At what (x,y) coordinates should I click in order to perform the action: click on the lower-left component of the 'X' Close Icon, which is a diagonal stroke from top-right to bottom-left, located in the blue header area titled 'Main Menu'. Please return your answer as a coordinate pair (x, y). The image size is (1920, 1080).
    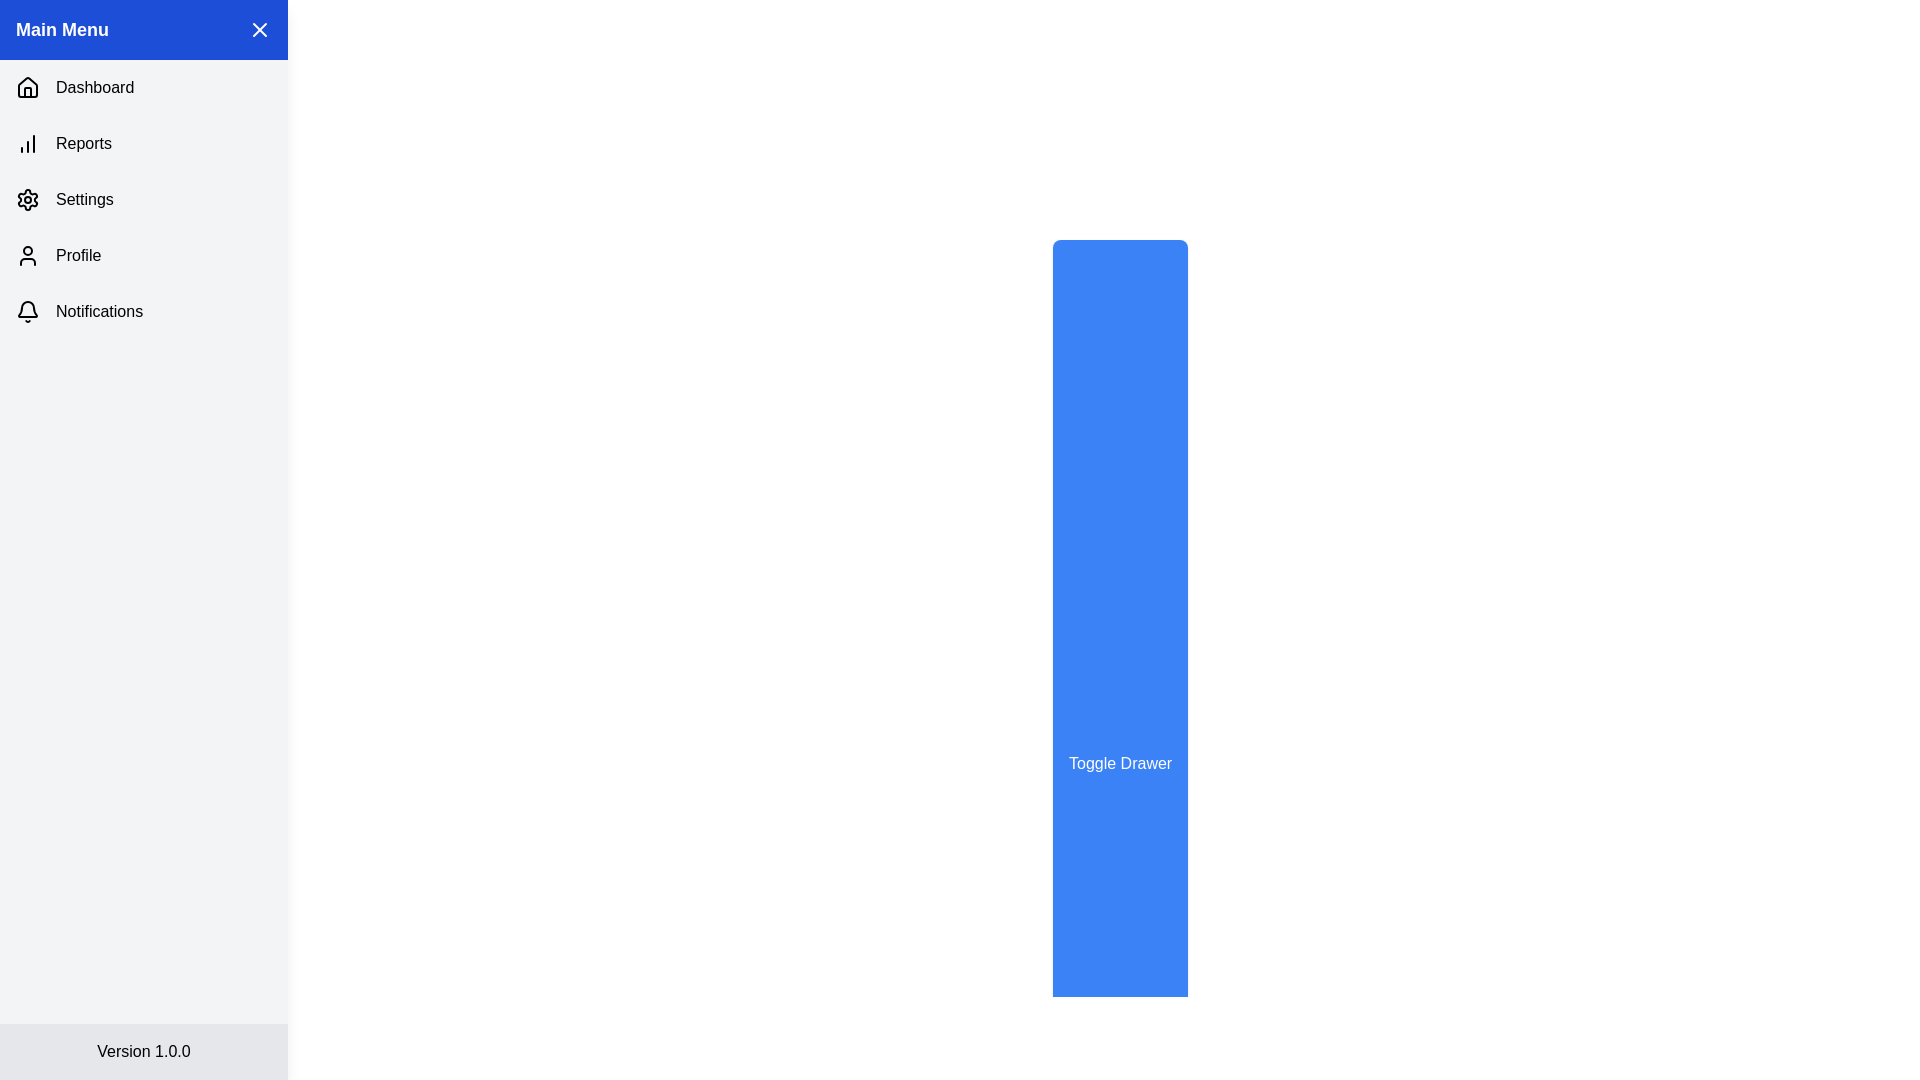
    Looking at the image, I should click on (258, 30).